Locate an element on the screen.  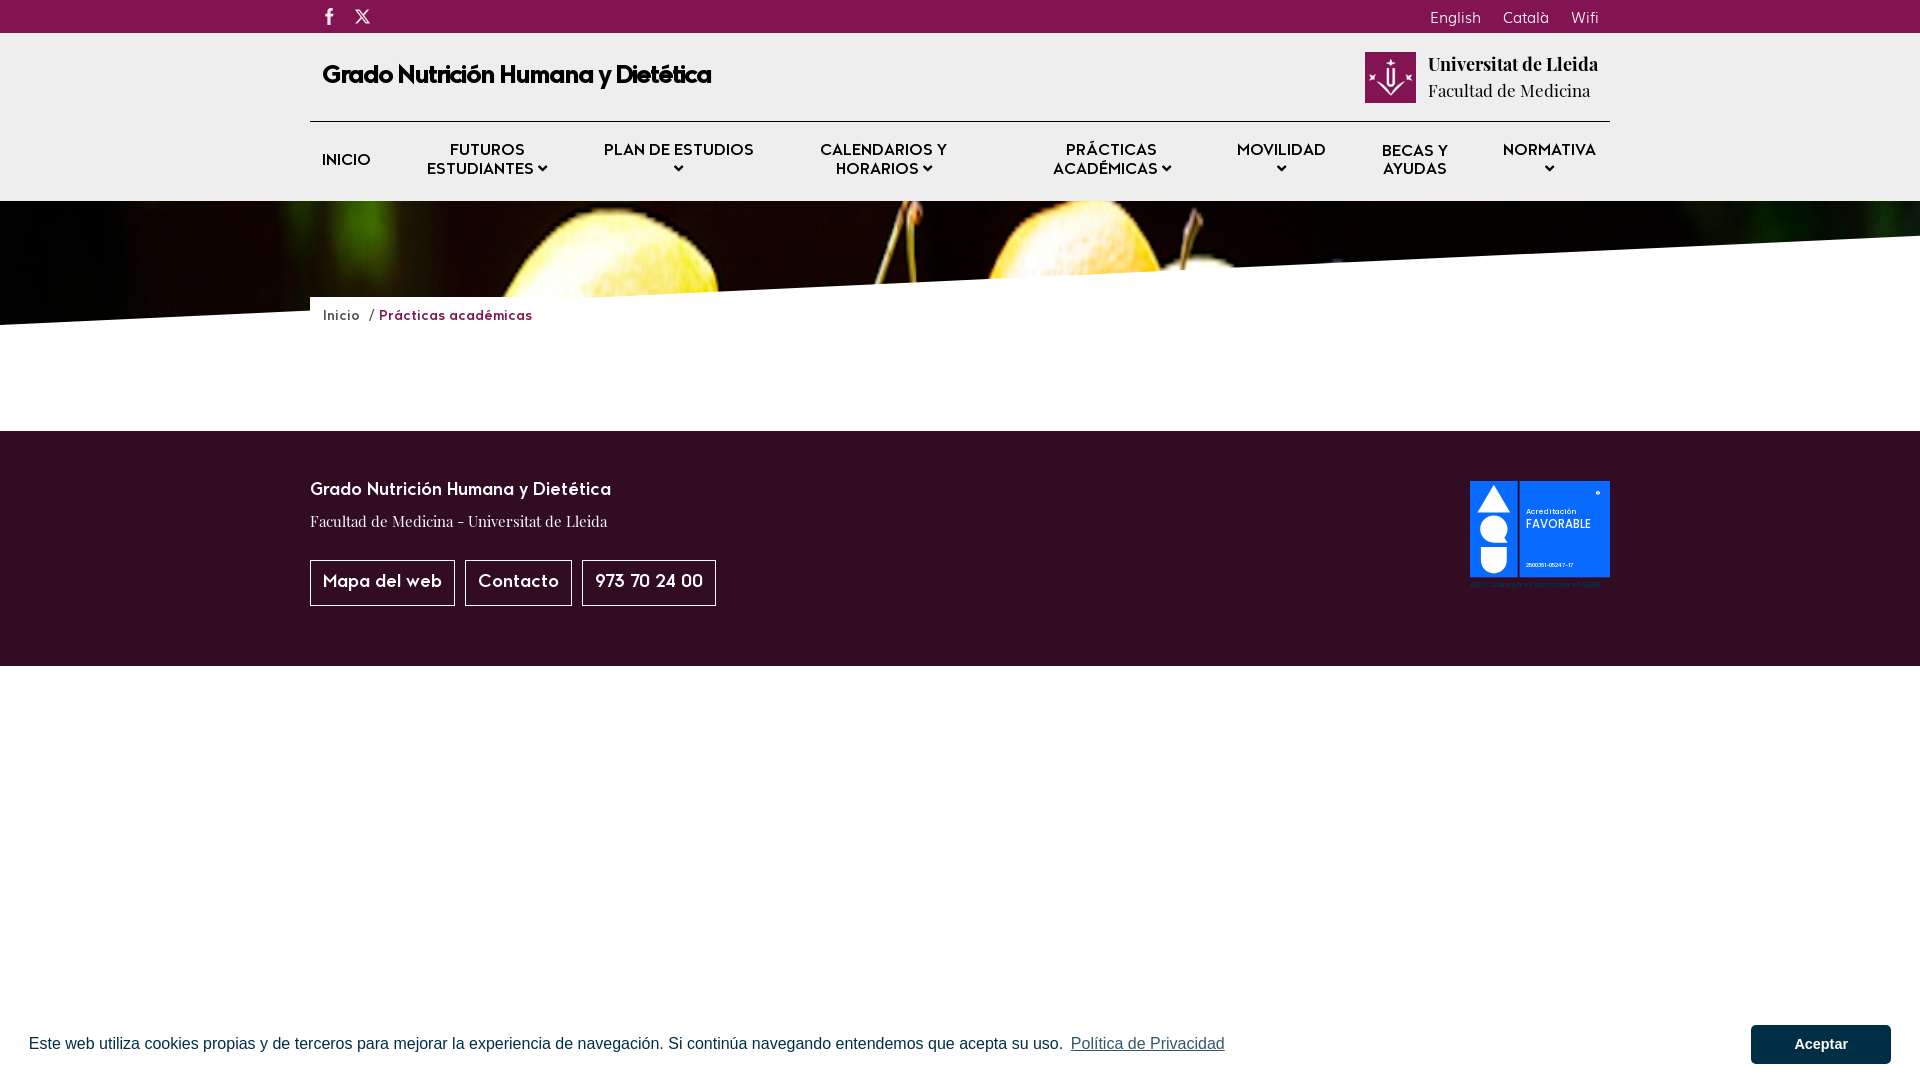
'Universitat de Lleida is located at coordinates (1427, 76).